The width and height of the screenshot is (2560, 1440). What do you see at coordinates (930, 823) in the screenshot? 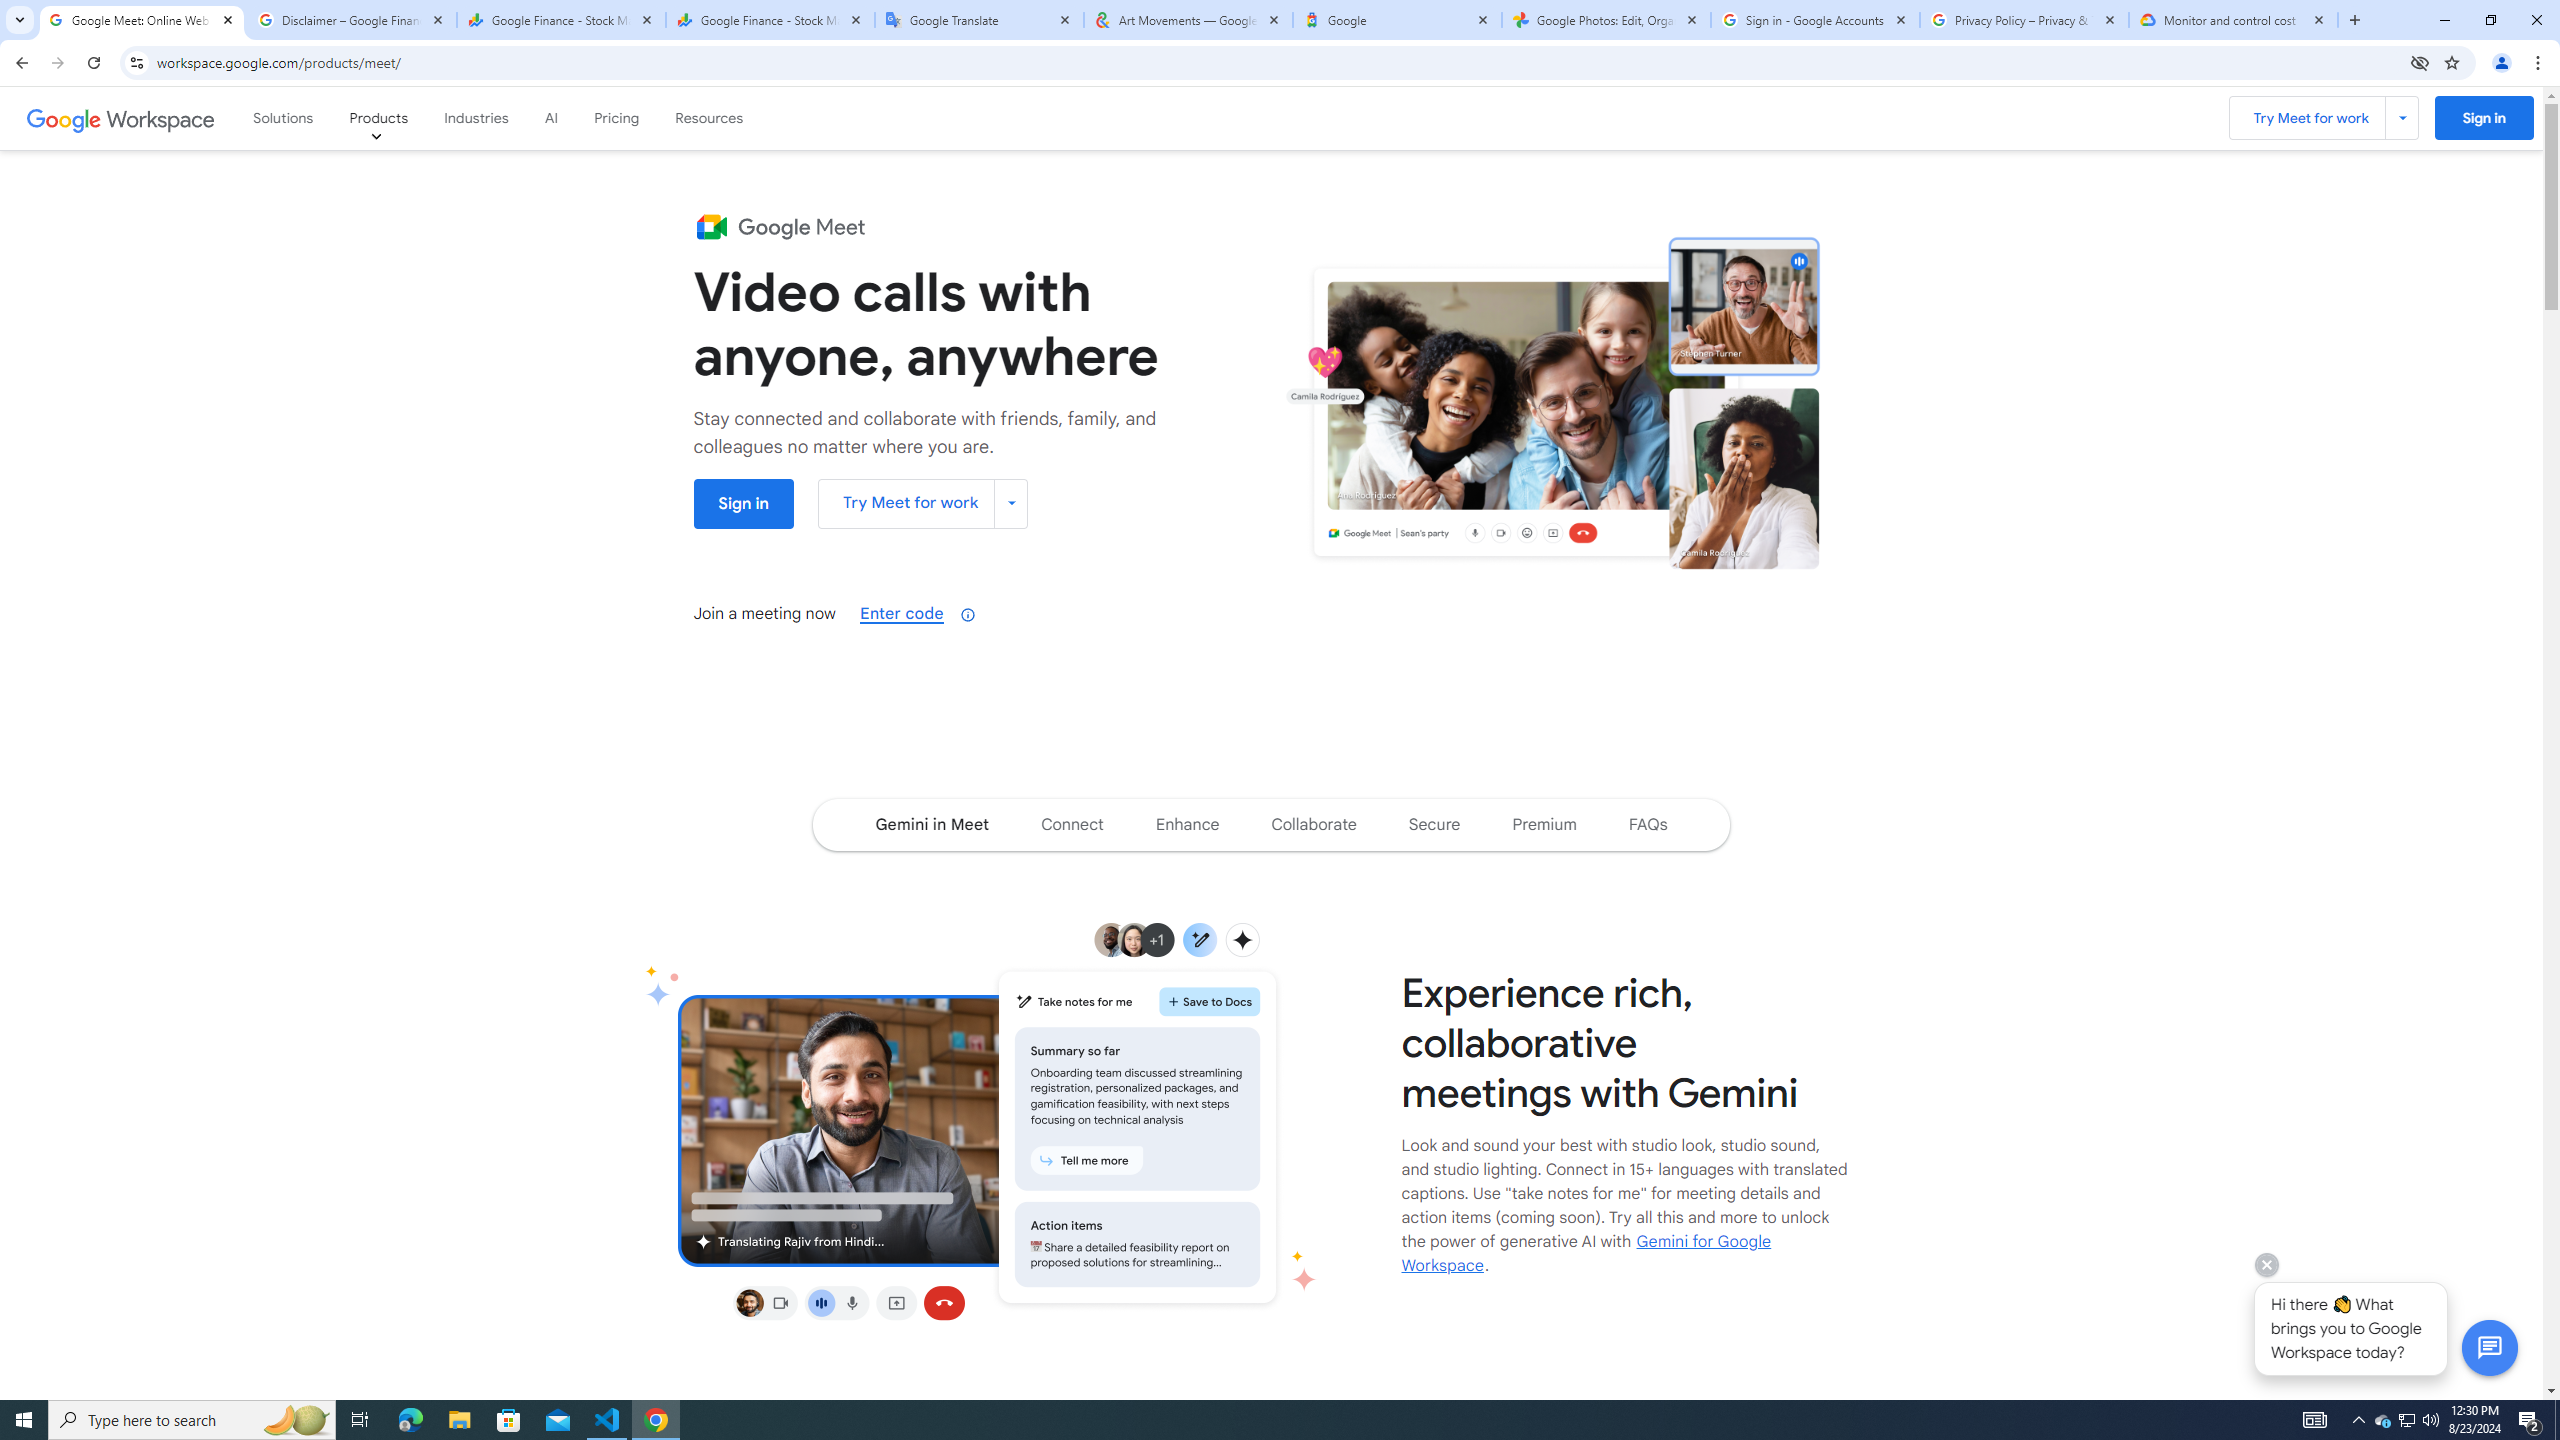
I see `'Navigate to the Gemini in Meet section of the page'` at bounding box center [930, 823].